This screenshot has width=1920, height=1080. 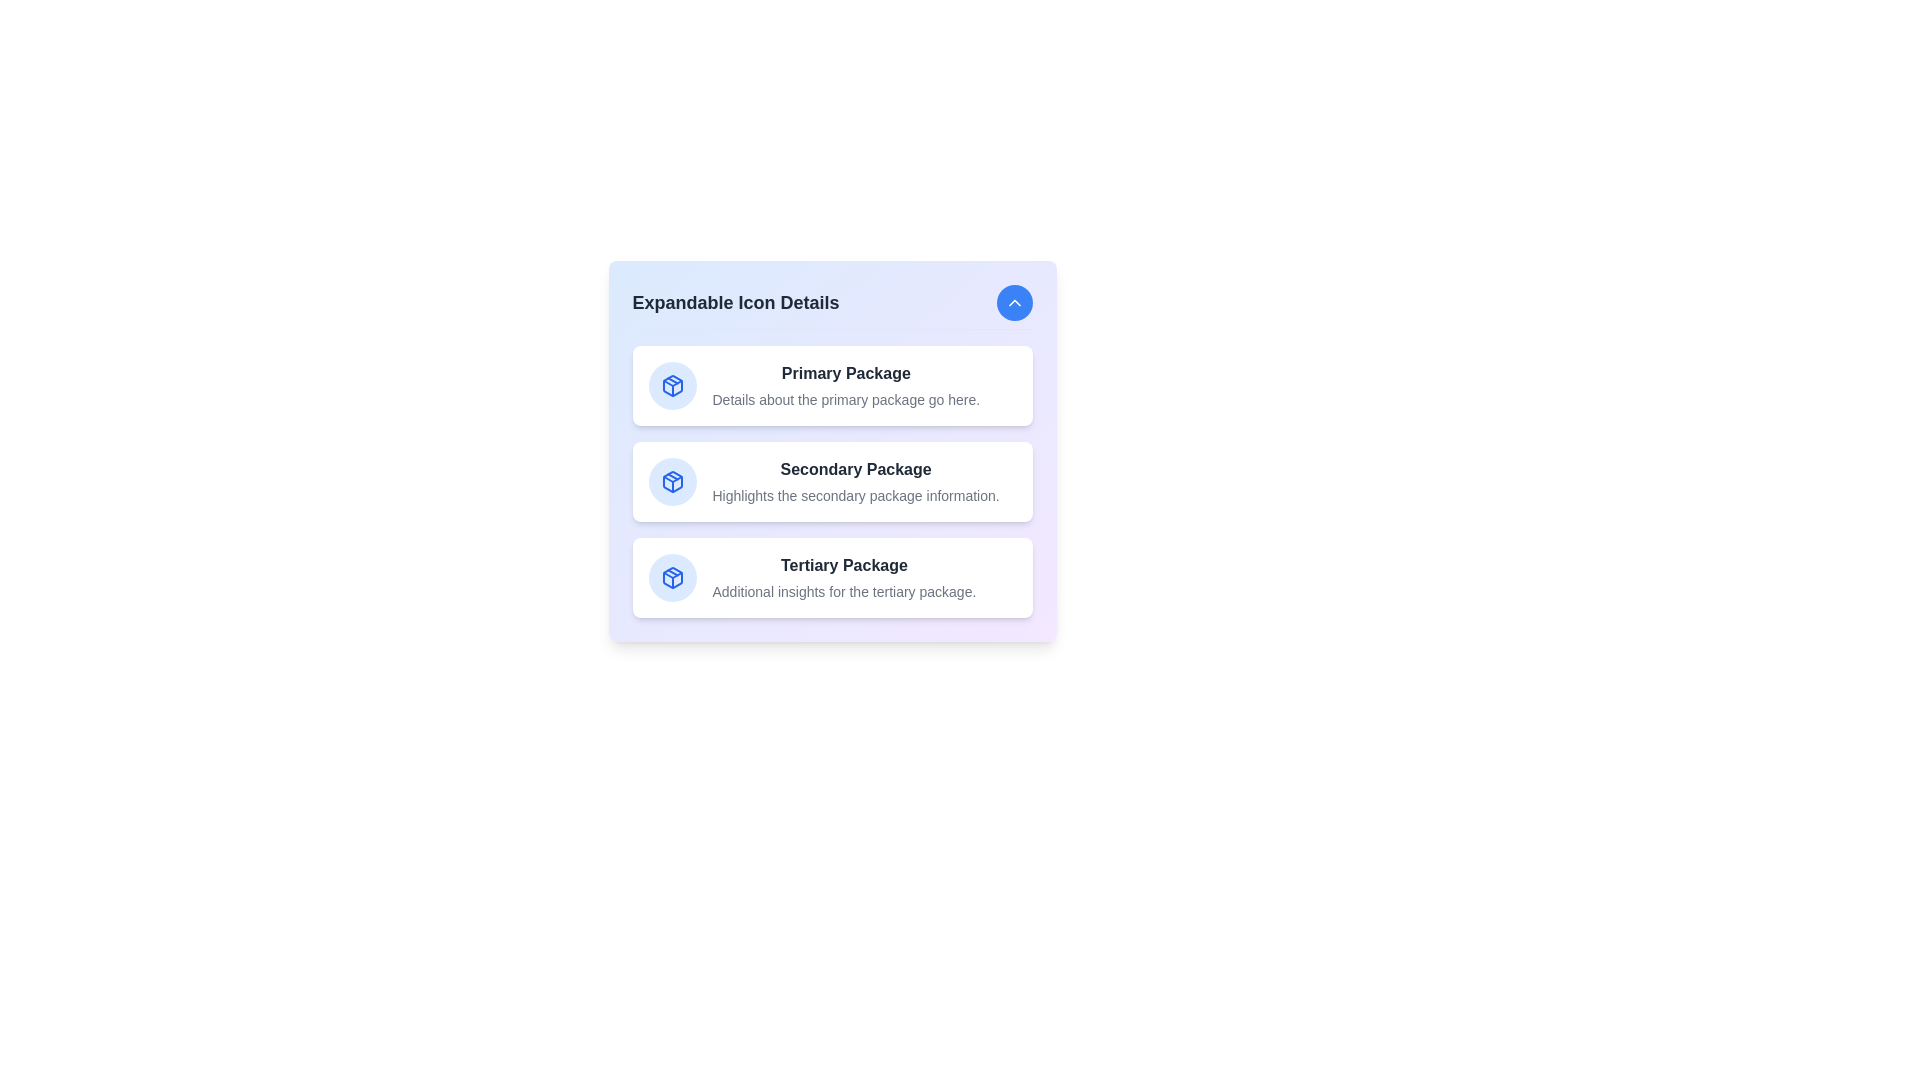 I want to click on the static text field that provides additional information about 'Primary Package', located below the 'Primary Package' text in the first card of the 'Expandable Icon Details' interface, so click(x=846, y=400).